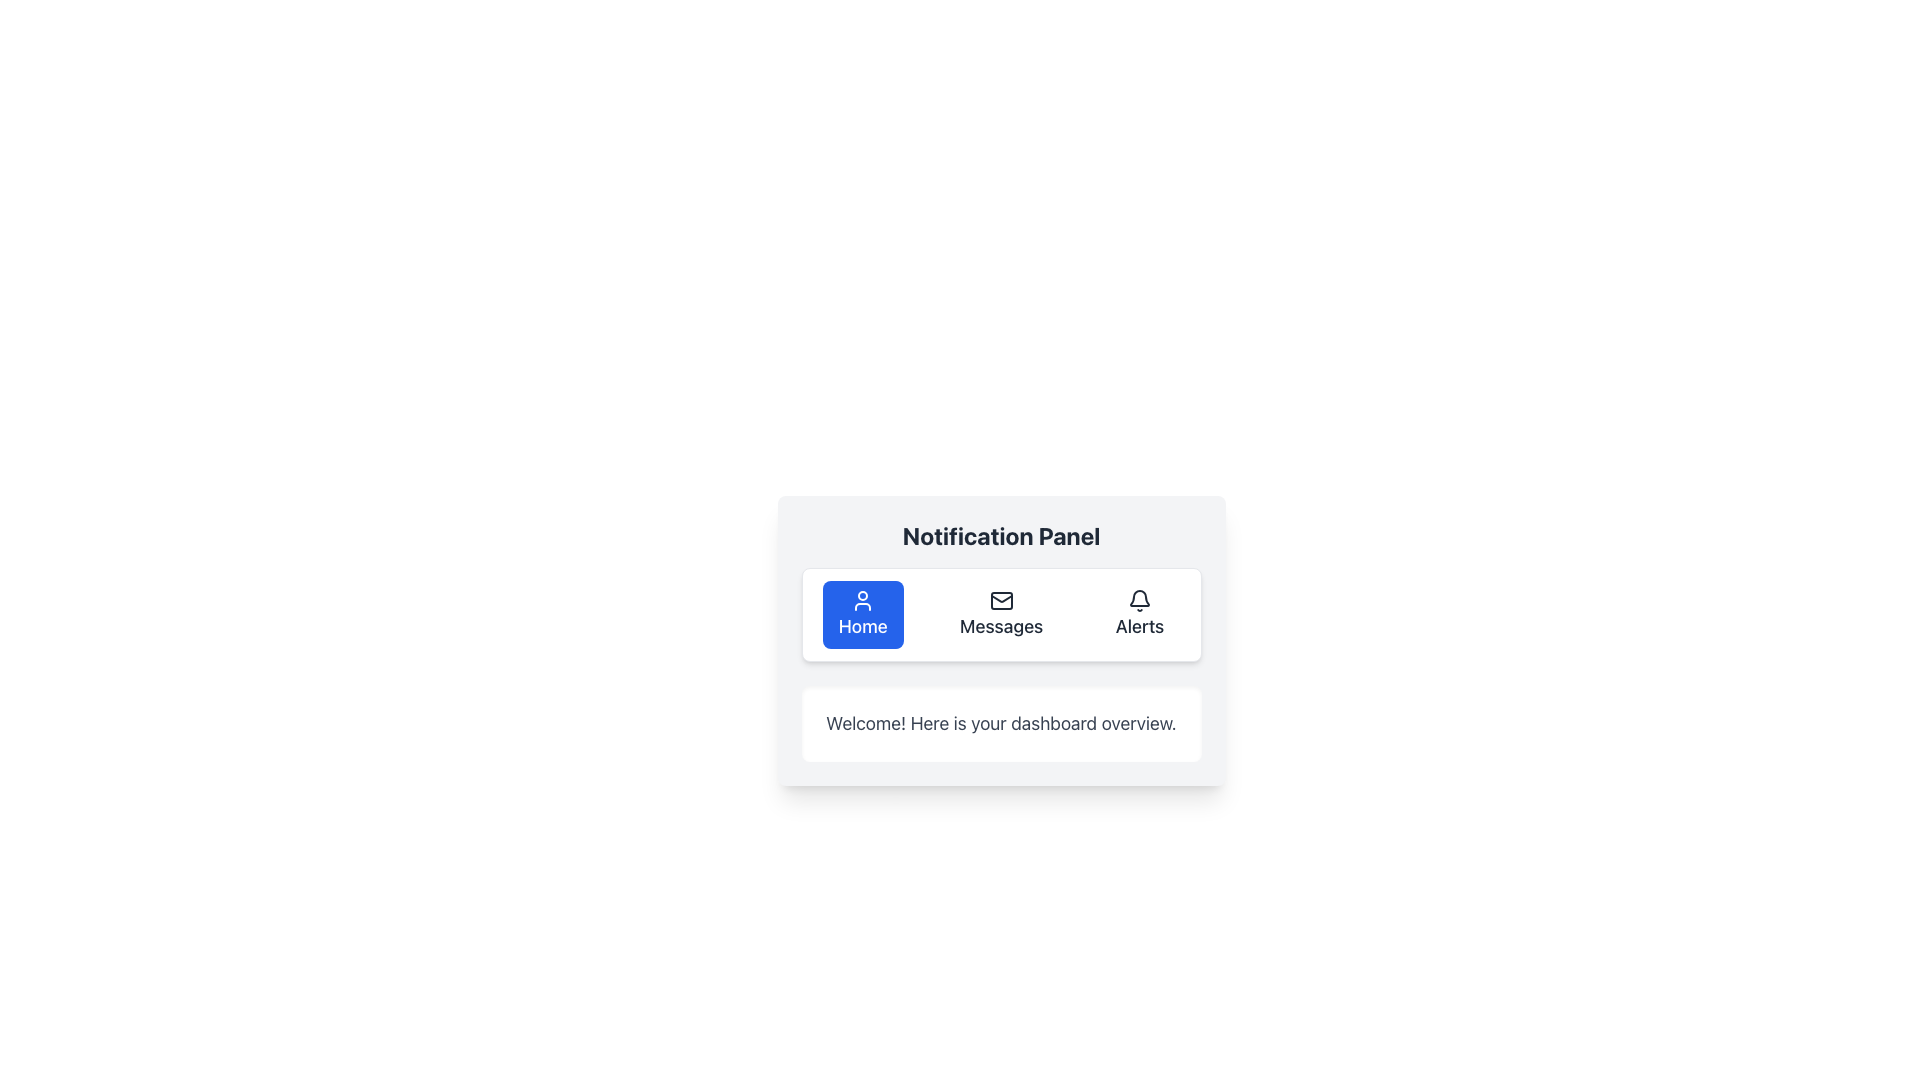 The height and width of the screenshot is (1080, 1920). Describe the element at coordinates (1001, 626) in the screenshot. I see `'Messages' label located in the middle section of the toolbar, positioned below the envelope icon and to the right of the 'Home' button` at that location.